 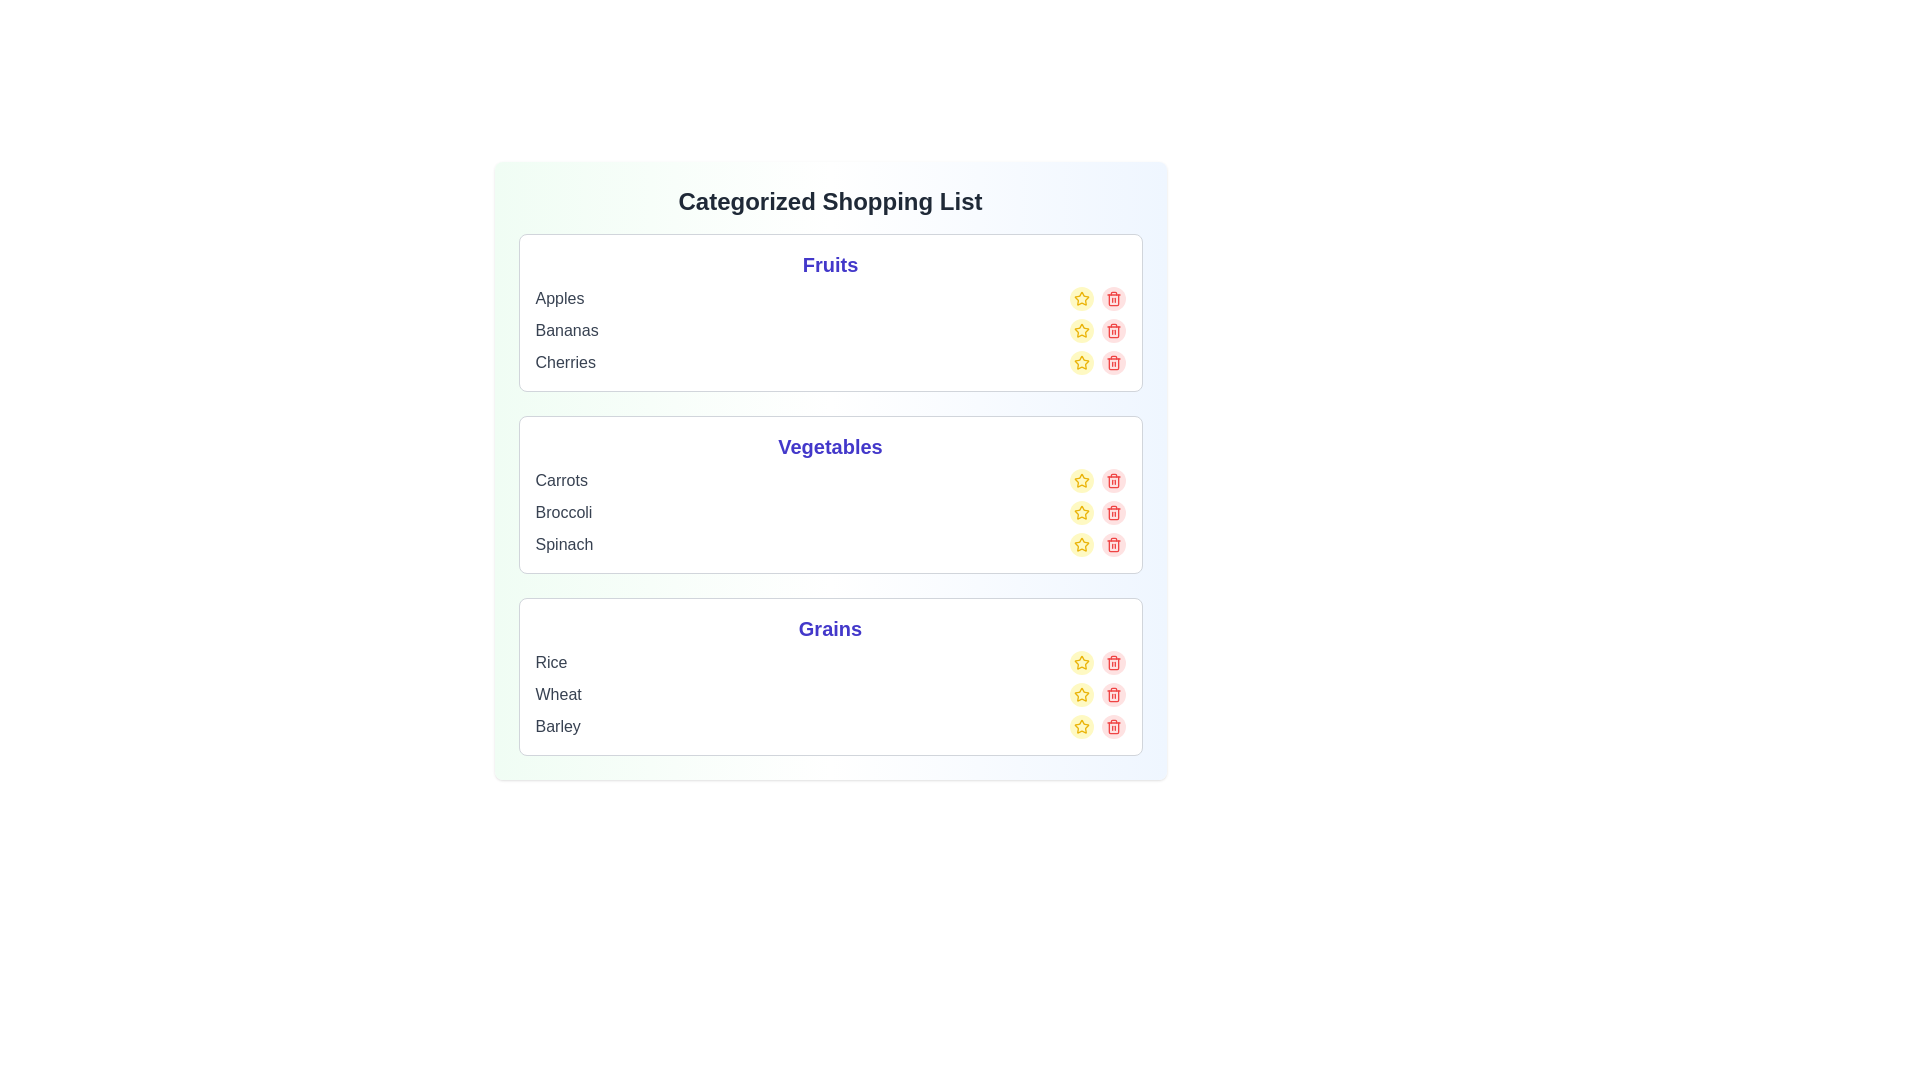 What do you see at coordinates (1112, 544) in the screenshot?
I see `the delete button for the item Spinach` at bounding box center [1112, 544].